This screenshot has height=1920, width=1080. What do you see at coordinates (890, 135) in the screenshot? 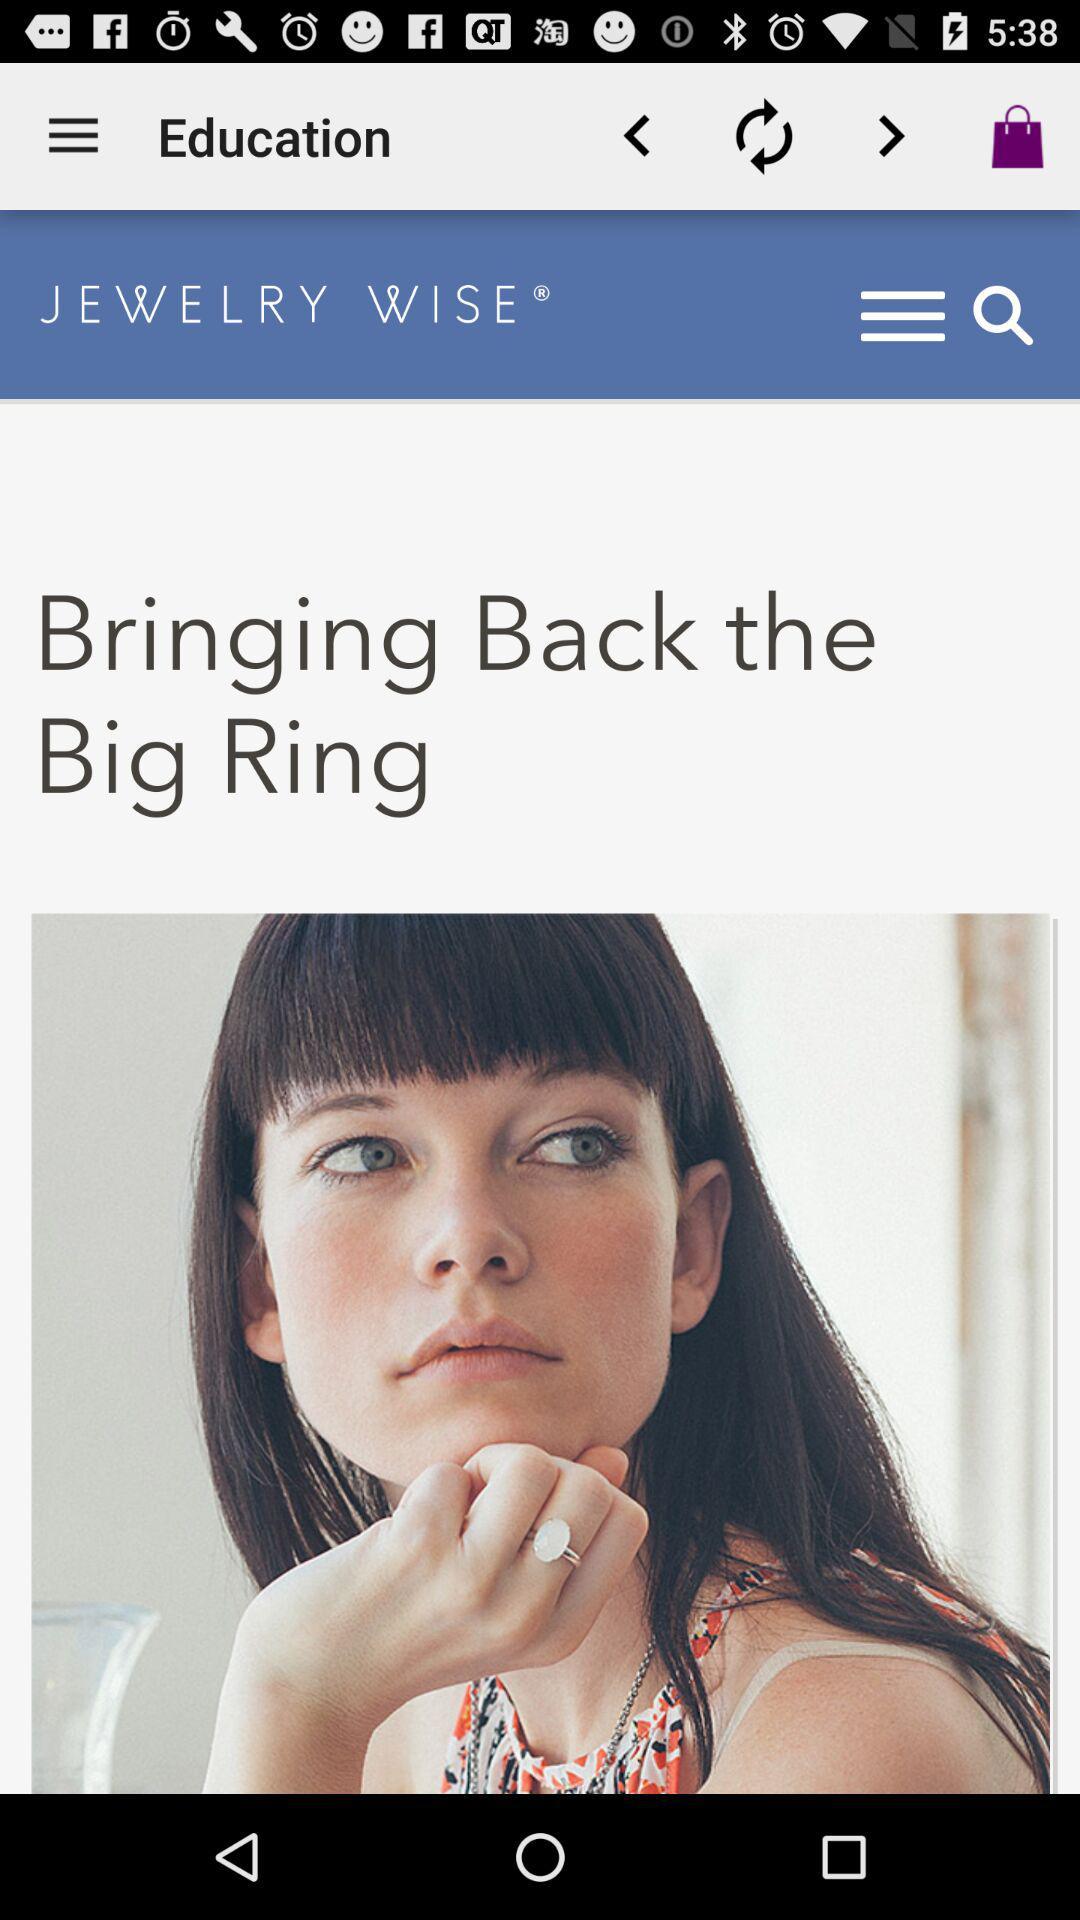
I see `move forward` at bounding box center [890, 135].